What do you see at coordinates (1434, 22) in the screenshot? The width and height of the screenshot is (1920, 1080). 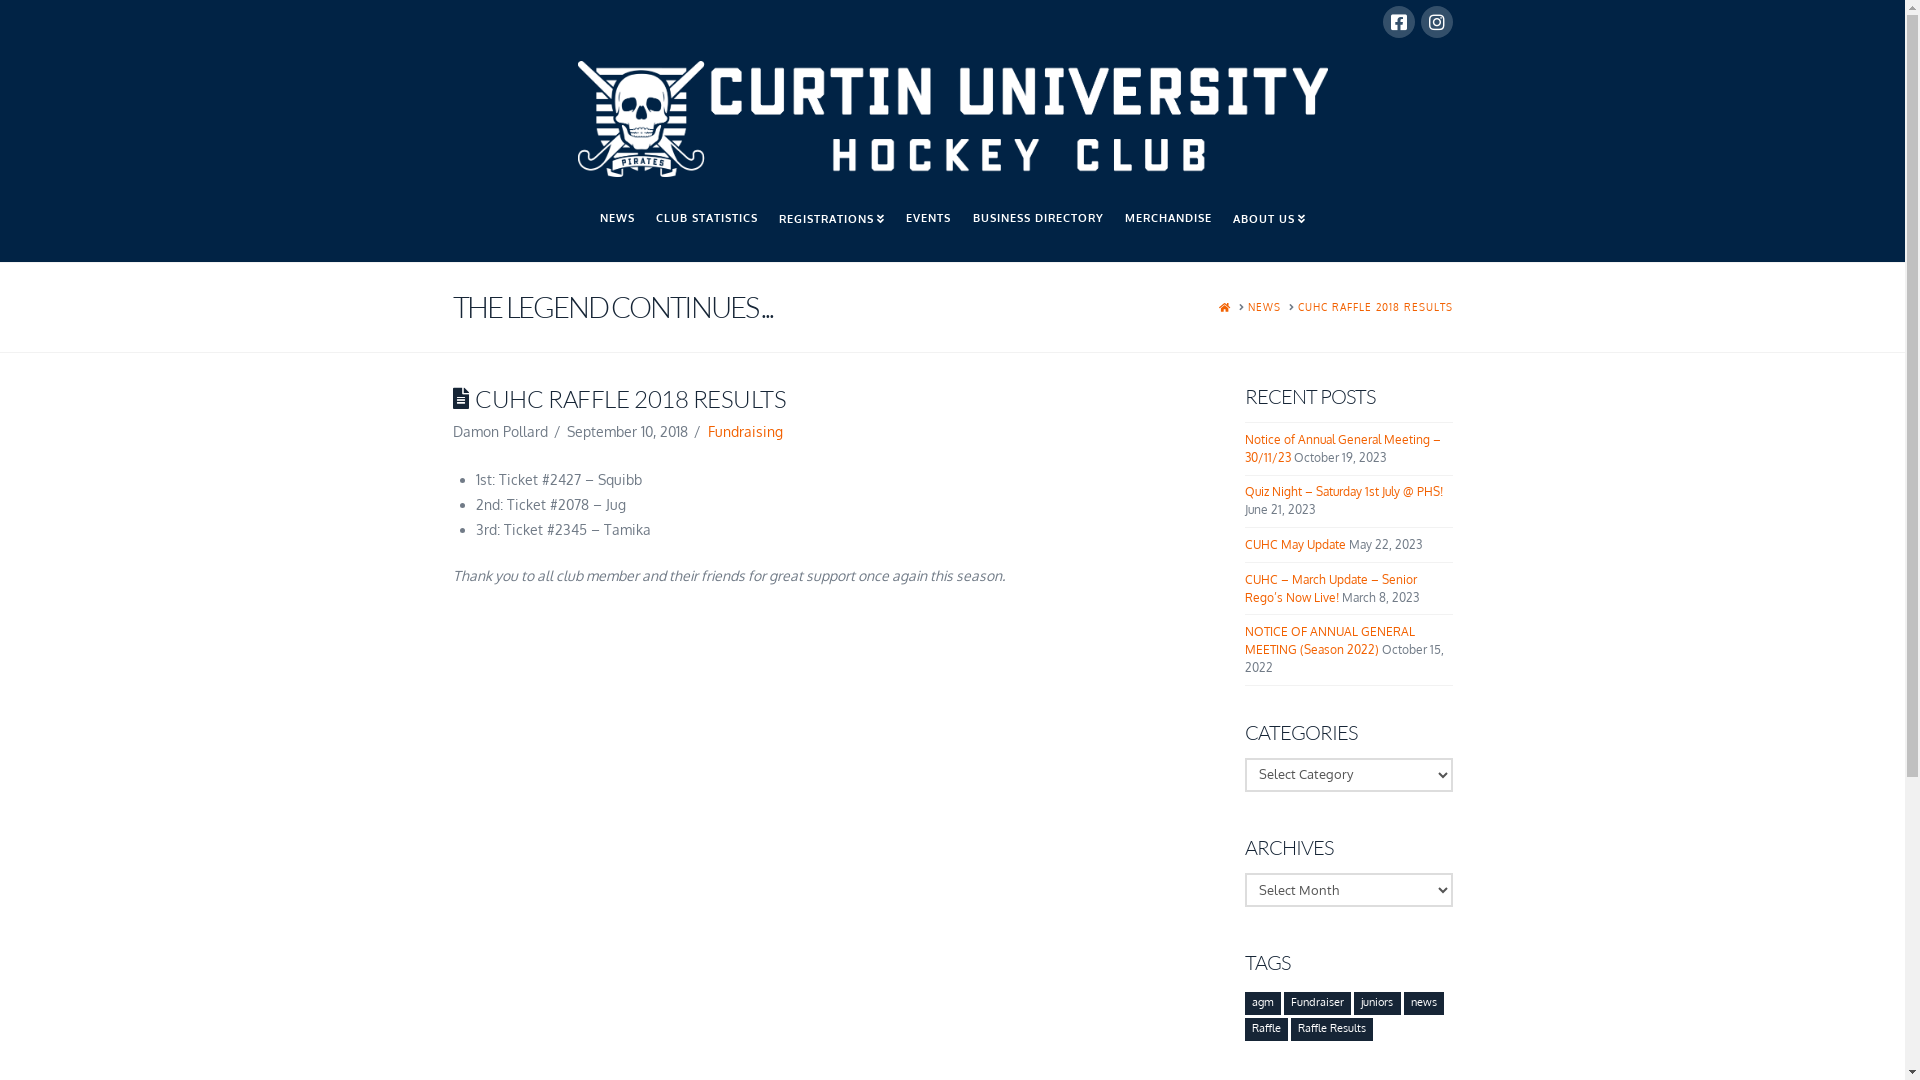 I see `'Instagram'` at bounding box center [1434, 22].